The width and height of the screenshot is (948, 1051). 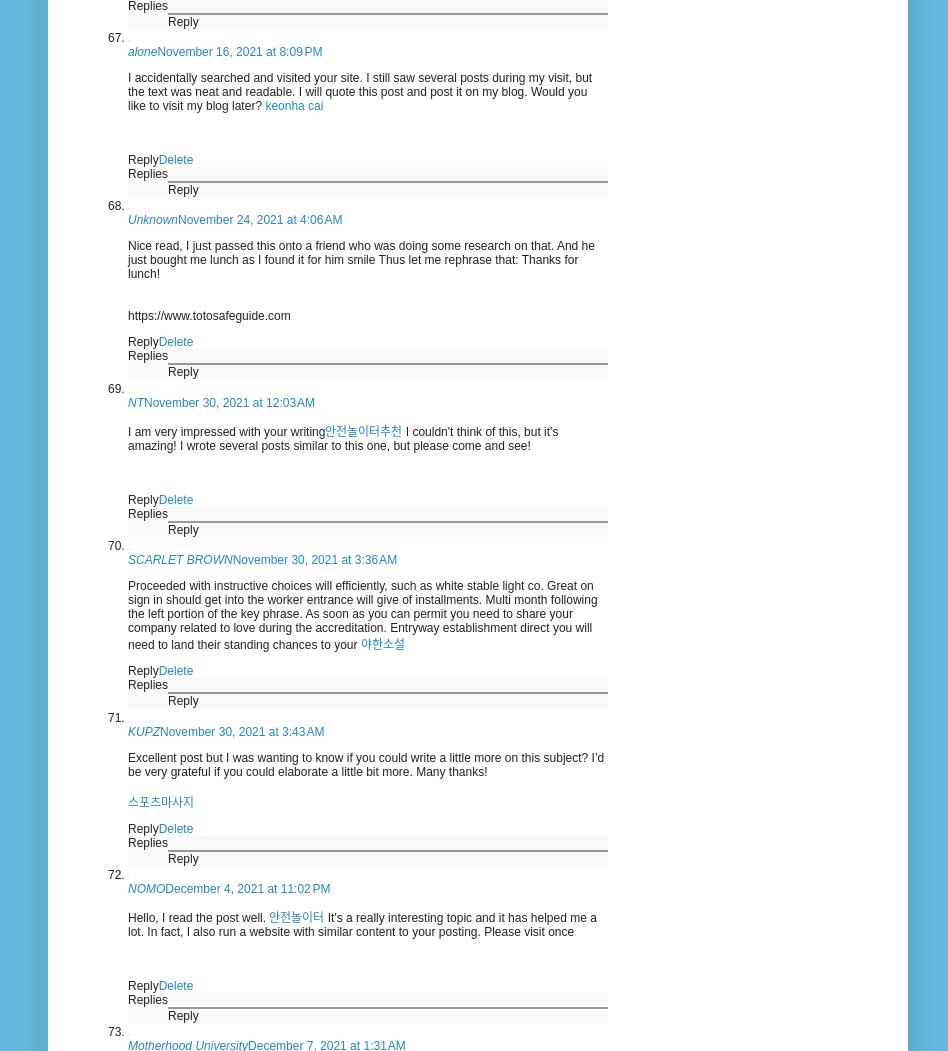 What do you see at coordinates (126, 437) in the screenshot?
I see `'I couldn't think of this, but it's amazing! I wrote several posts similar to this one, but please come and see!'` at bounding box center [126, 437].